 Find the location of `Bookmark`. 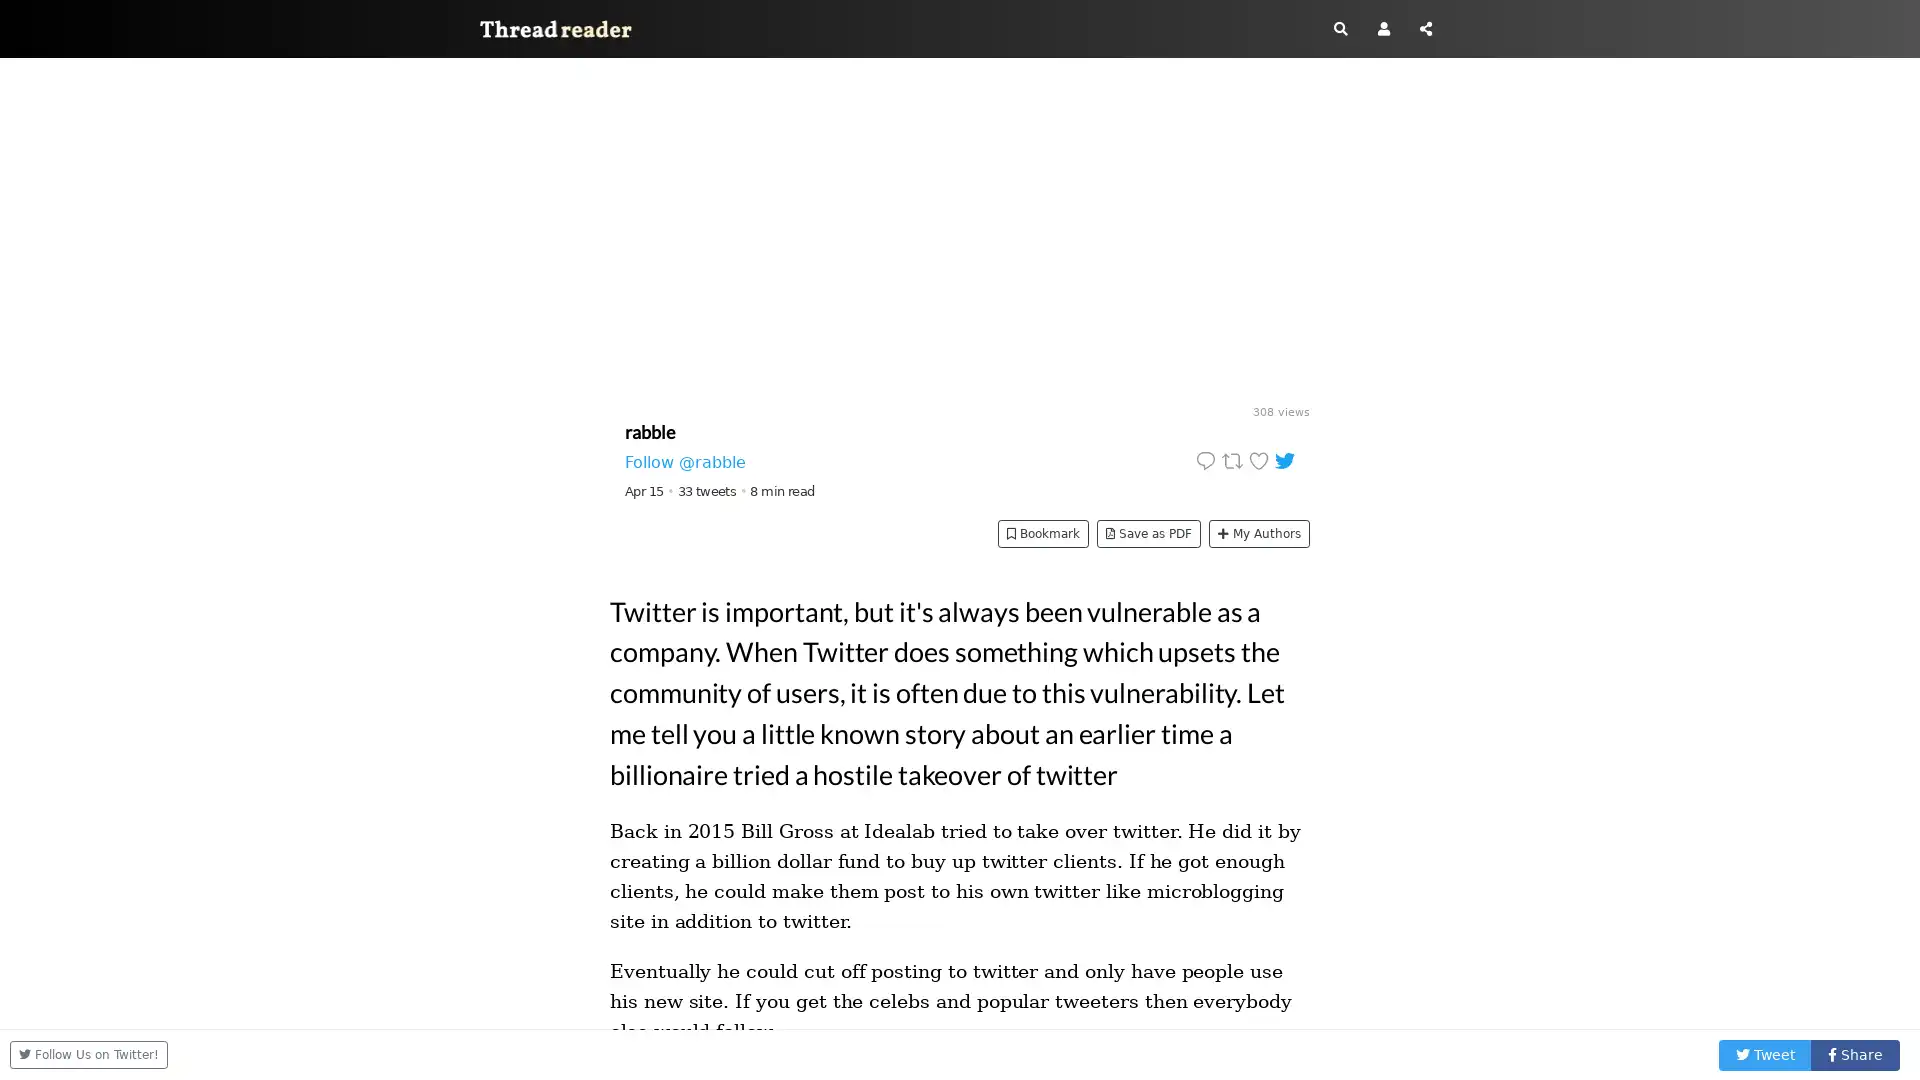

Bookmark is located at coordinates (1042, 532).